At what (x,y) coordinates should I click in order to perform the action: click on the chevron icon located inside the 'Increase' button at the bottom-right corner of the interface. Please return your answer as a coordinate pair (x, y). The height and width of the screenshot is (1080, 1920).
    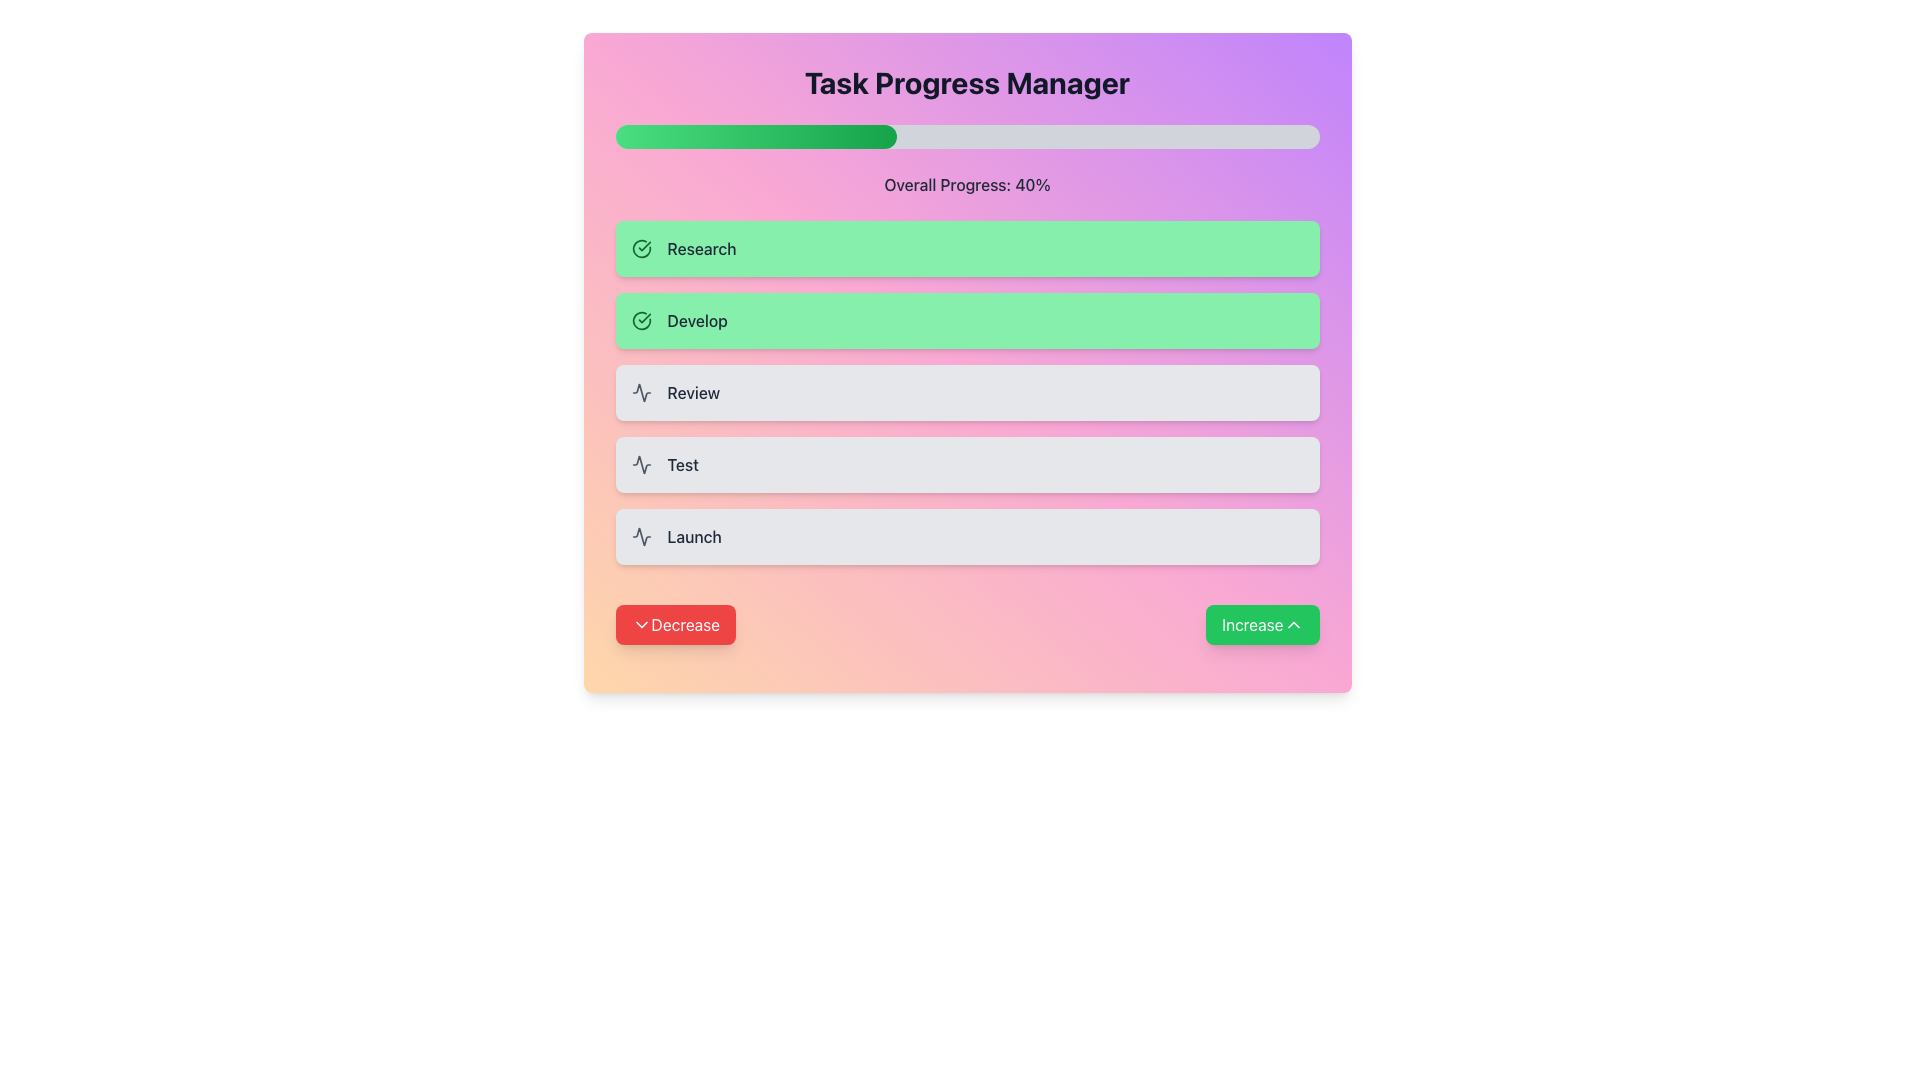
    Looking at the image, I should click on (1293, 623).